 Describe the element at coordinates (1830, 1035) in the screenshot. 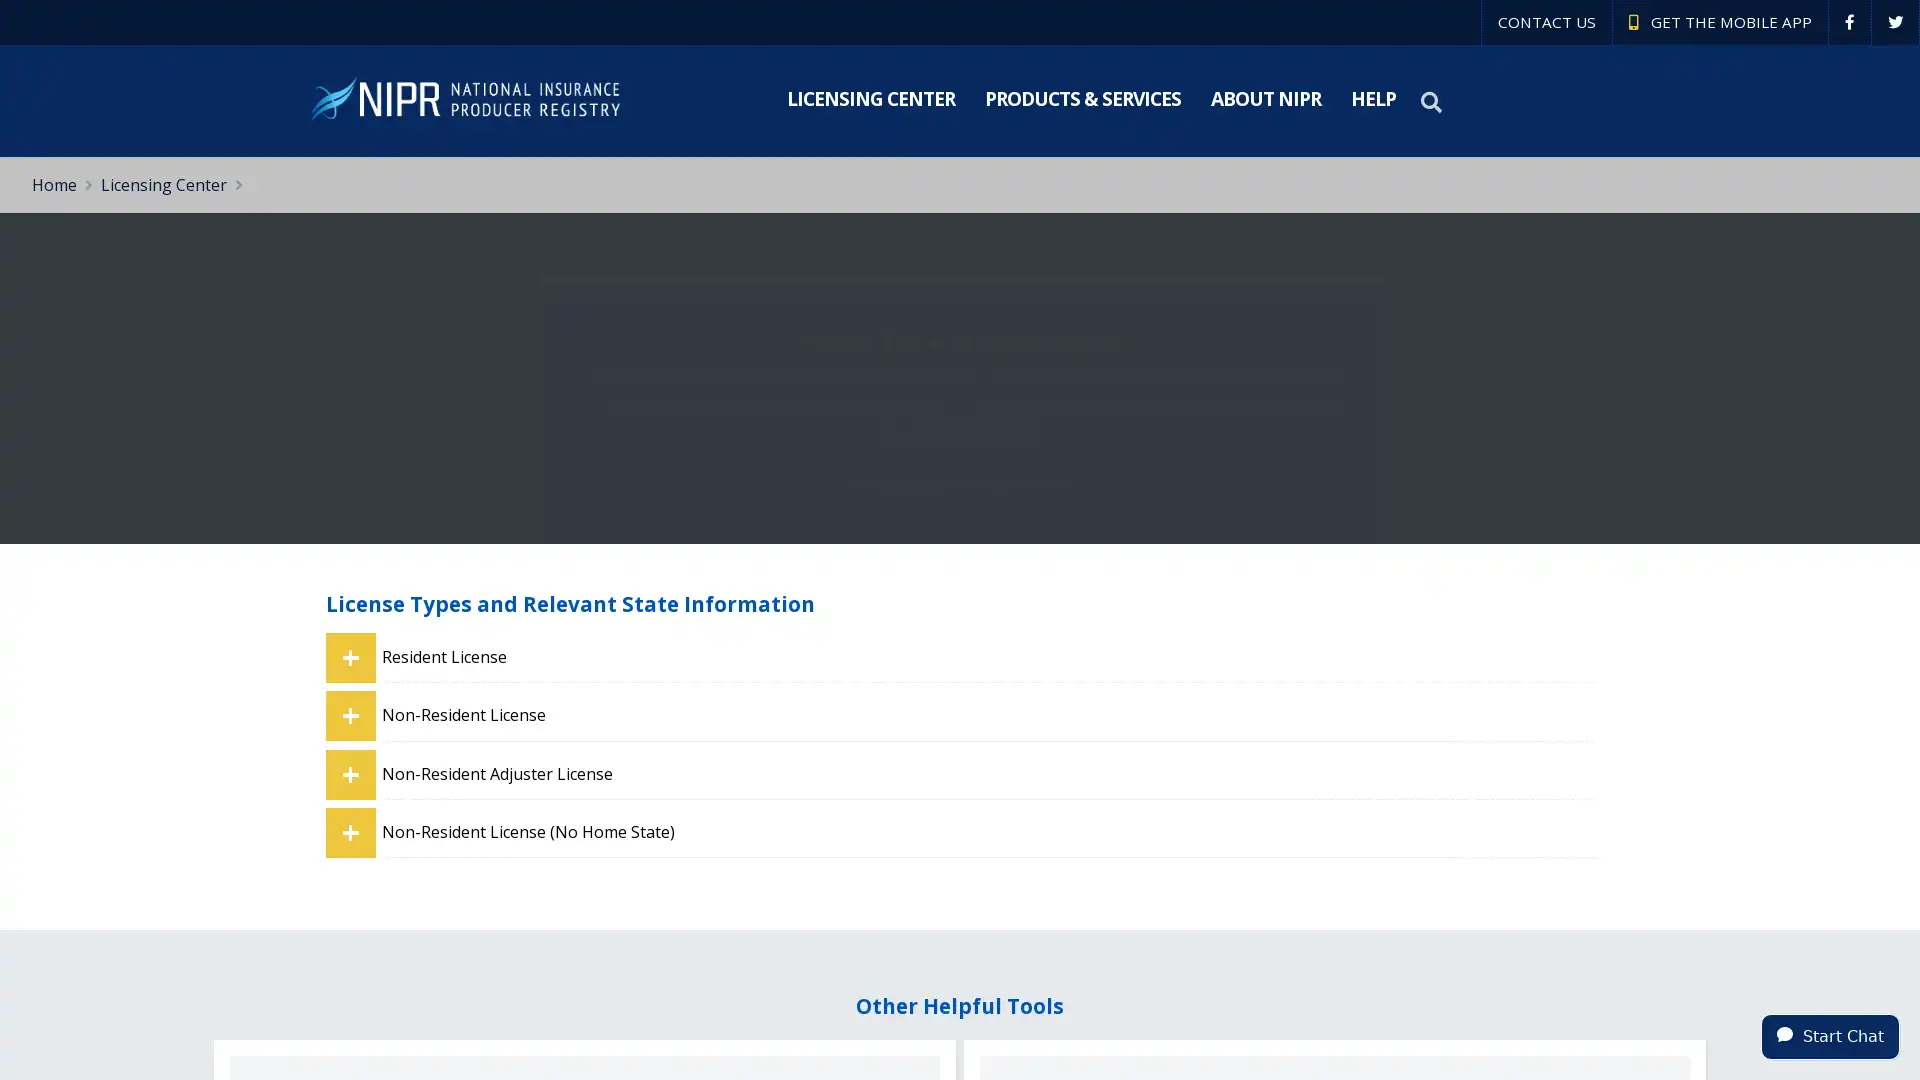

I see `Start Chat` at that location.